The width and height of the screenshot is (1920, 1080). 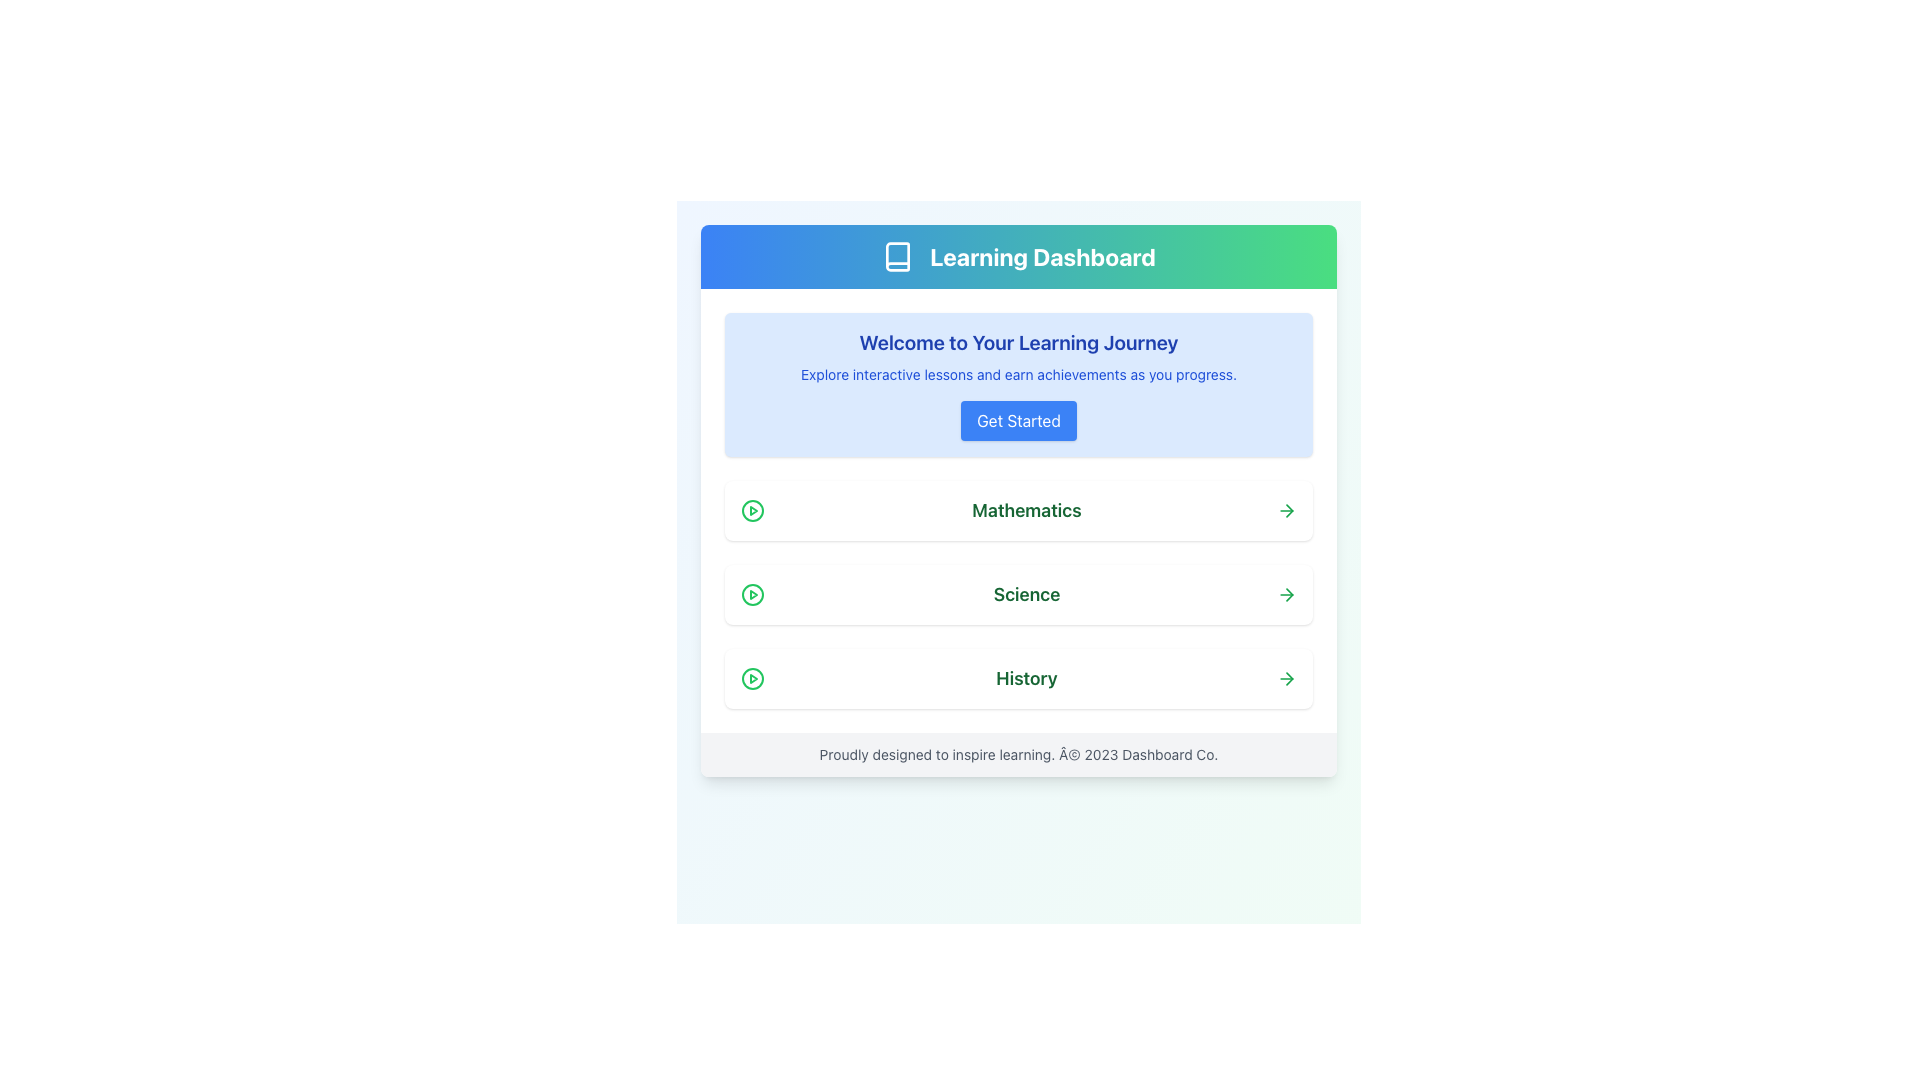 What do you see at coordinates (752, 593) in the screenshot?
I see `the circular icon with a green border located to the left of the 'Science' title in the Learning Dashboard's subject list` at bounding box center [752, 593].